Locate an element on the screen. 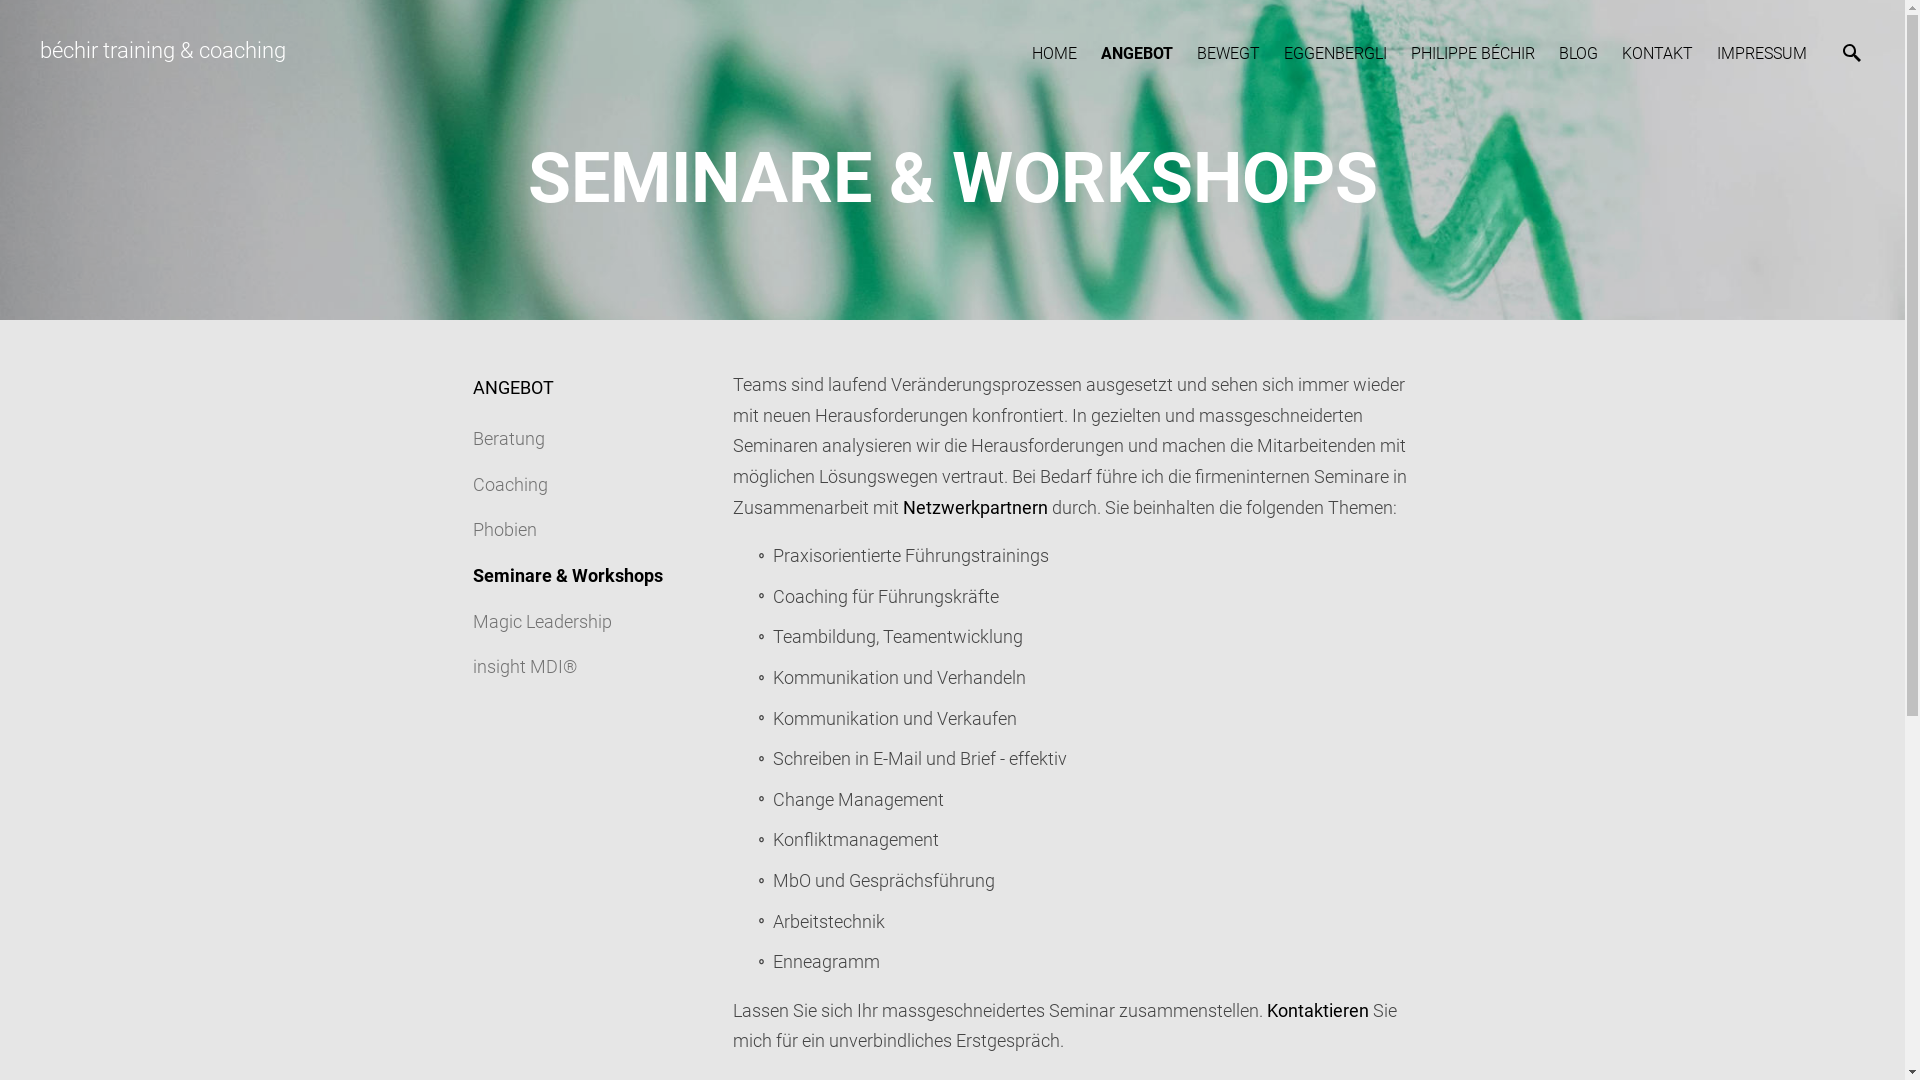 This screenshot has width=1920, height=1080. 'Seminare & Workshops' is located at coordinates (565, 575).